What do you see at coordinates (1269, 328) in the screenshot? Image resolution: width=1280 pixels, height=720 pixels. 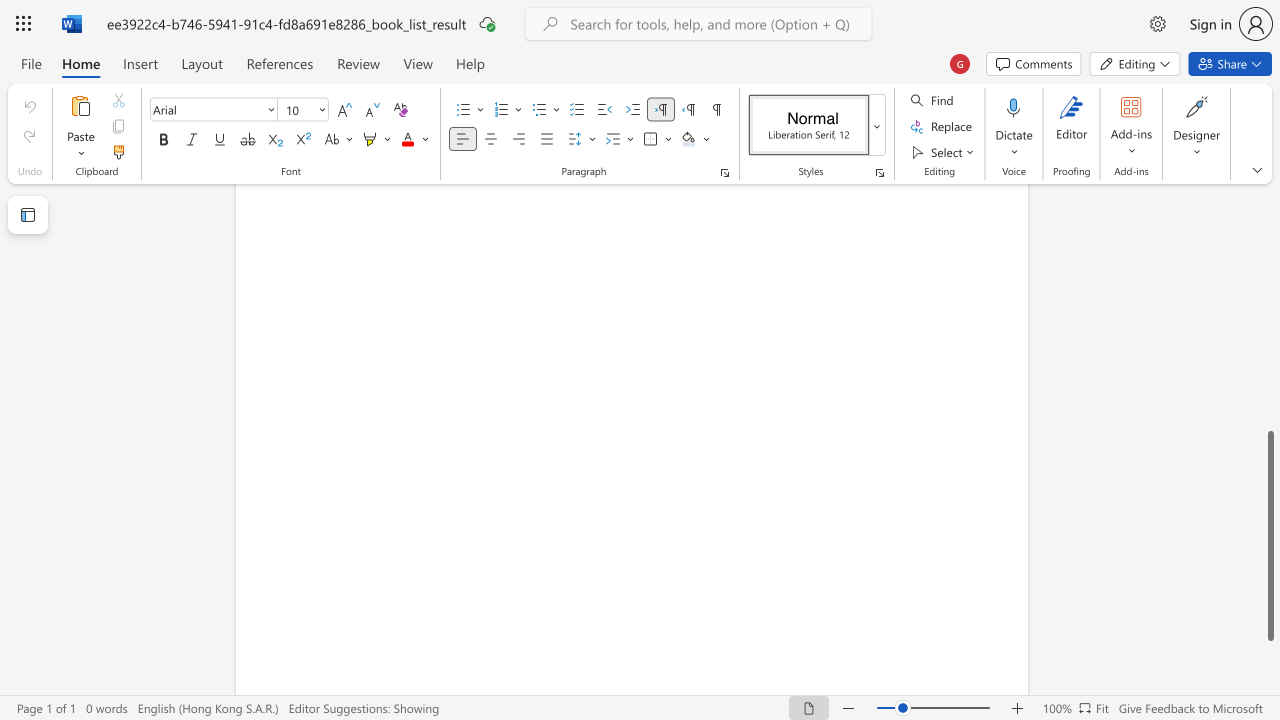 I see `the scrollbar on the right` at bounding box center [1269, 328].